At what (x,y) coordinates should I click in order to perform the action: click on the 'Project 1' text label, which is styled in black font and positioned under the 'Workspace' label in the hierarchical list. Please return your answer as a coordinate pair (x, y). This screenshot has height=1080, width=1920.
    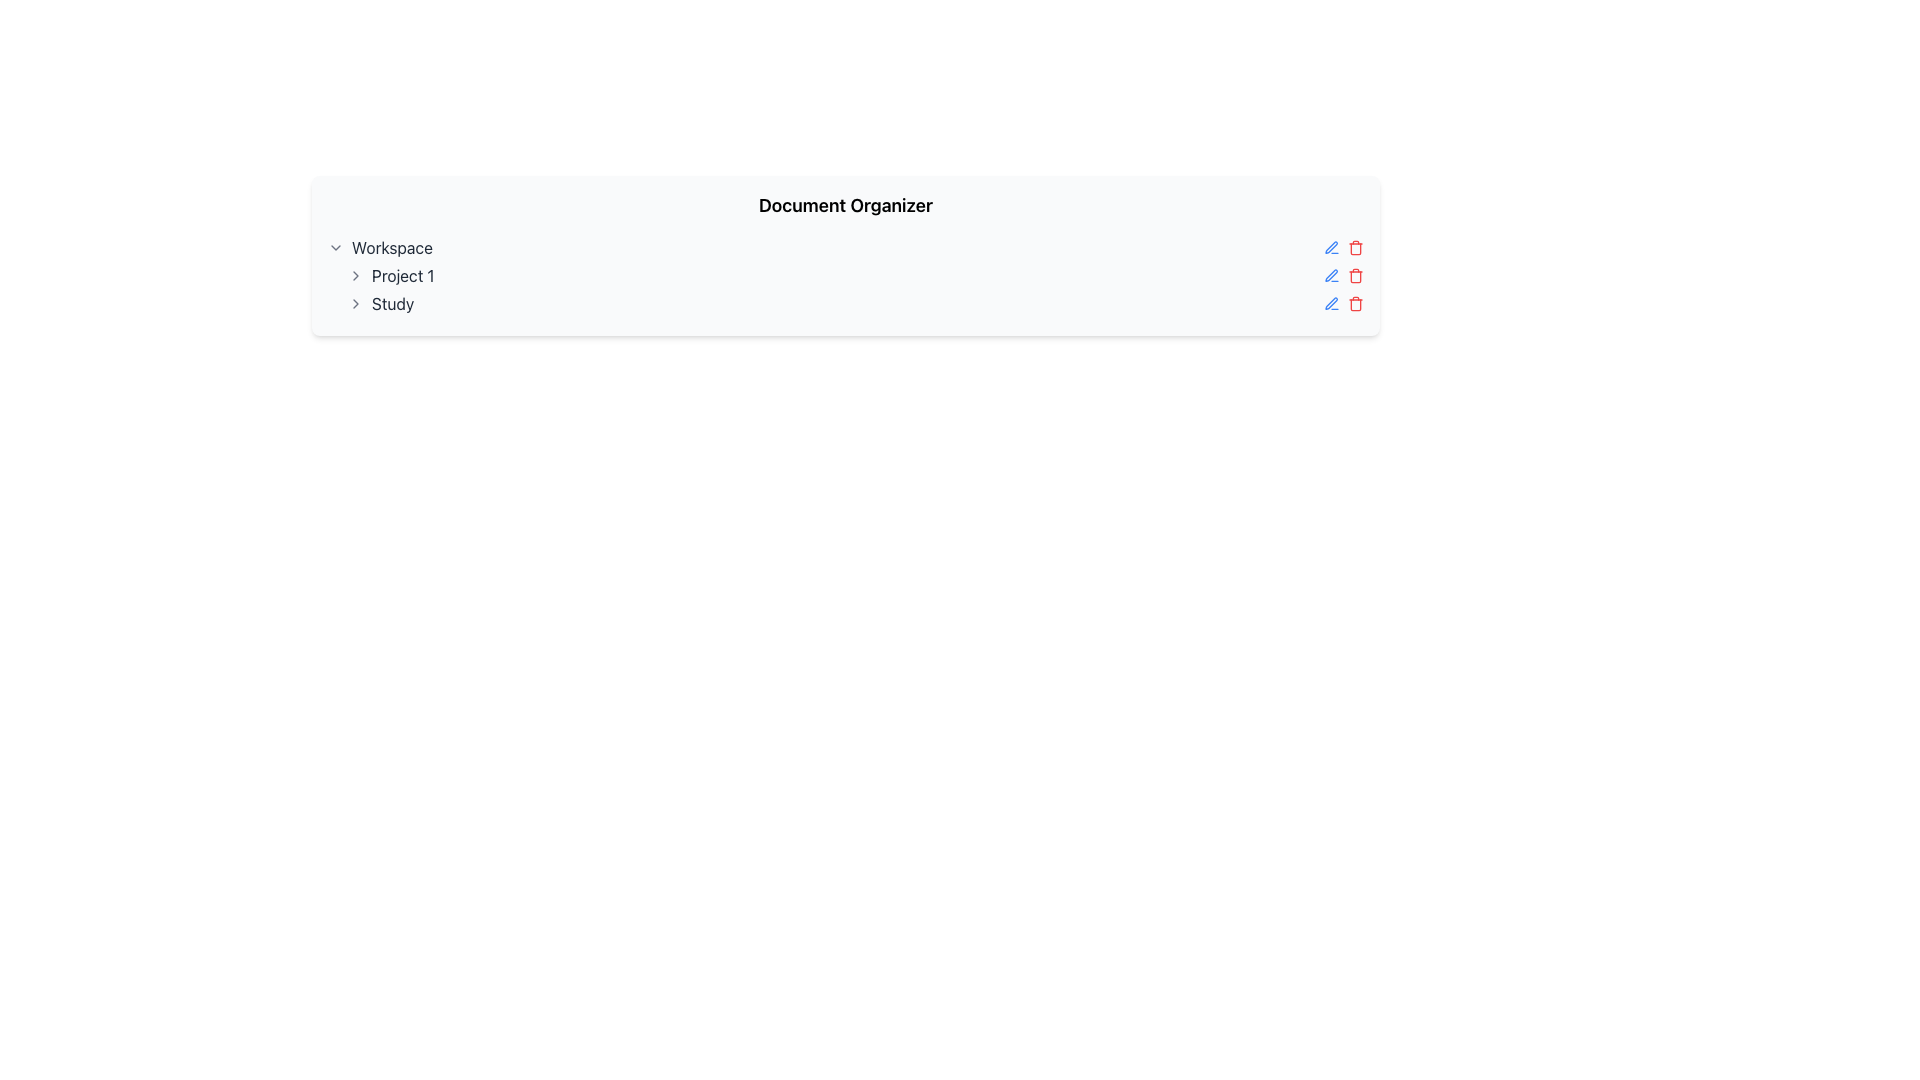
    Looking at the image, I should click on (402, 276).